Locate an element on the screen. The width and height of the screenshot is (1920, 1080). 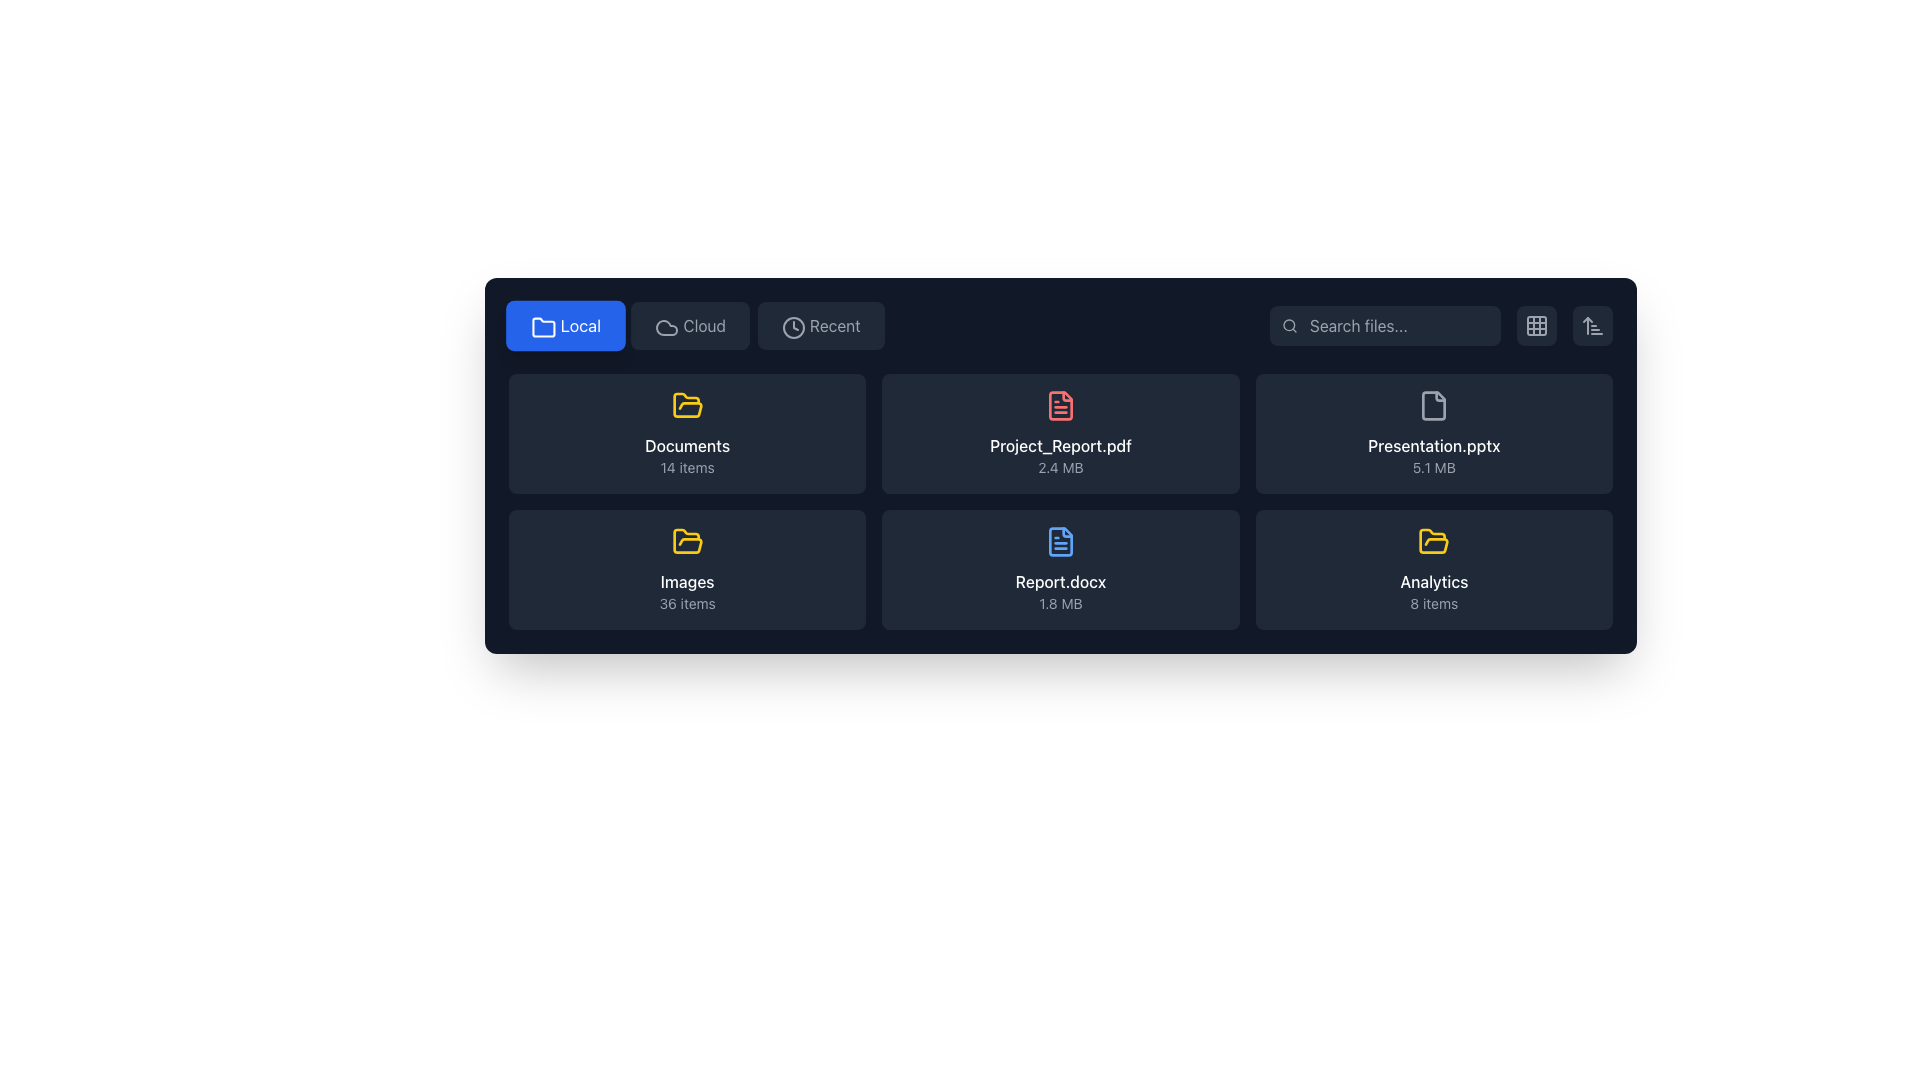
the text label displaying '5.1 MB', which is styled in gray and positioned directly under 'Presentation.pptx' in the file item grouping is located at coordinates (1433, 467).